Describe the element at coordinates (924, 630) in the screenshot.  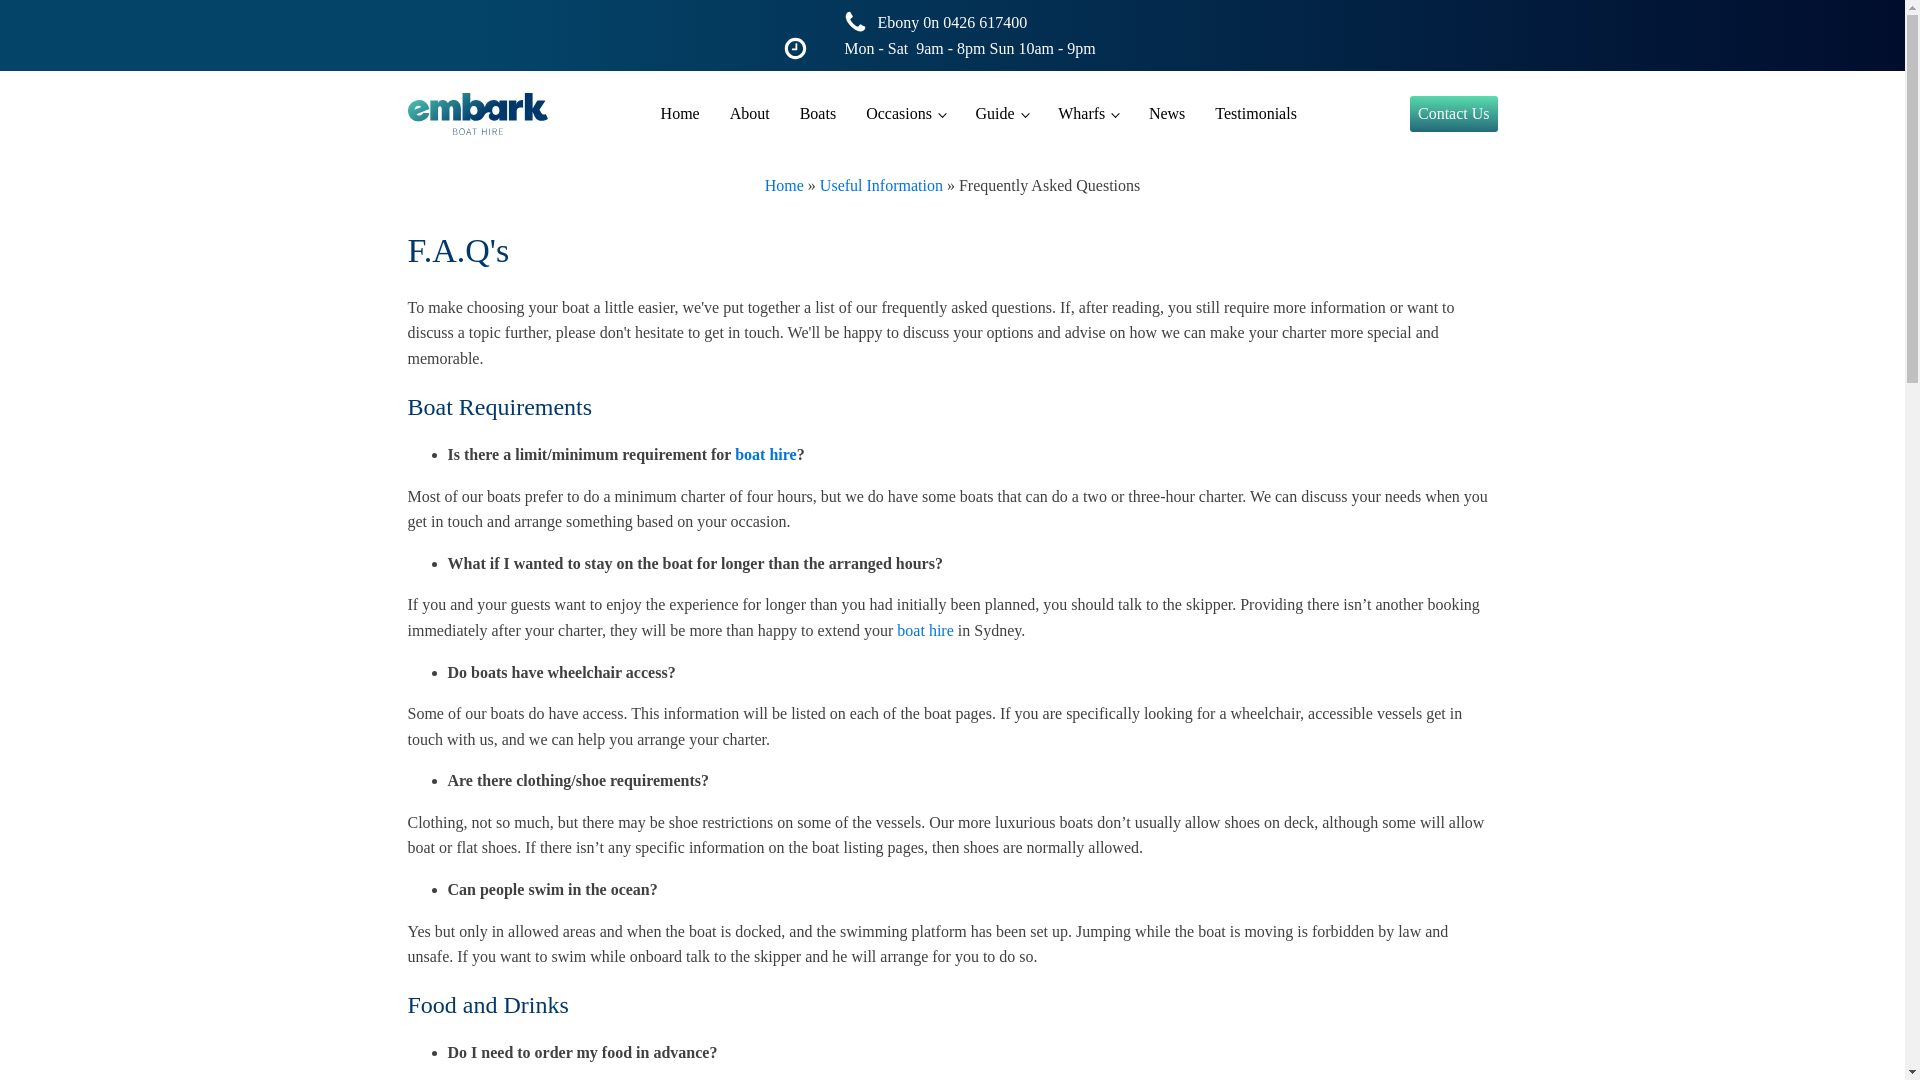
I see `'boat hire'` at that location.